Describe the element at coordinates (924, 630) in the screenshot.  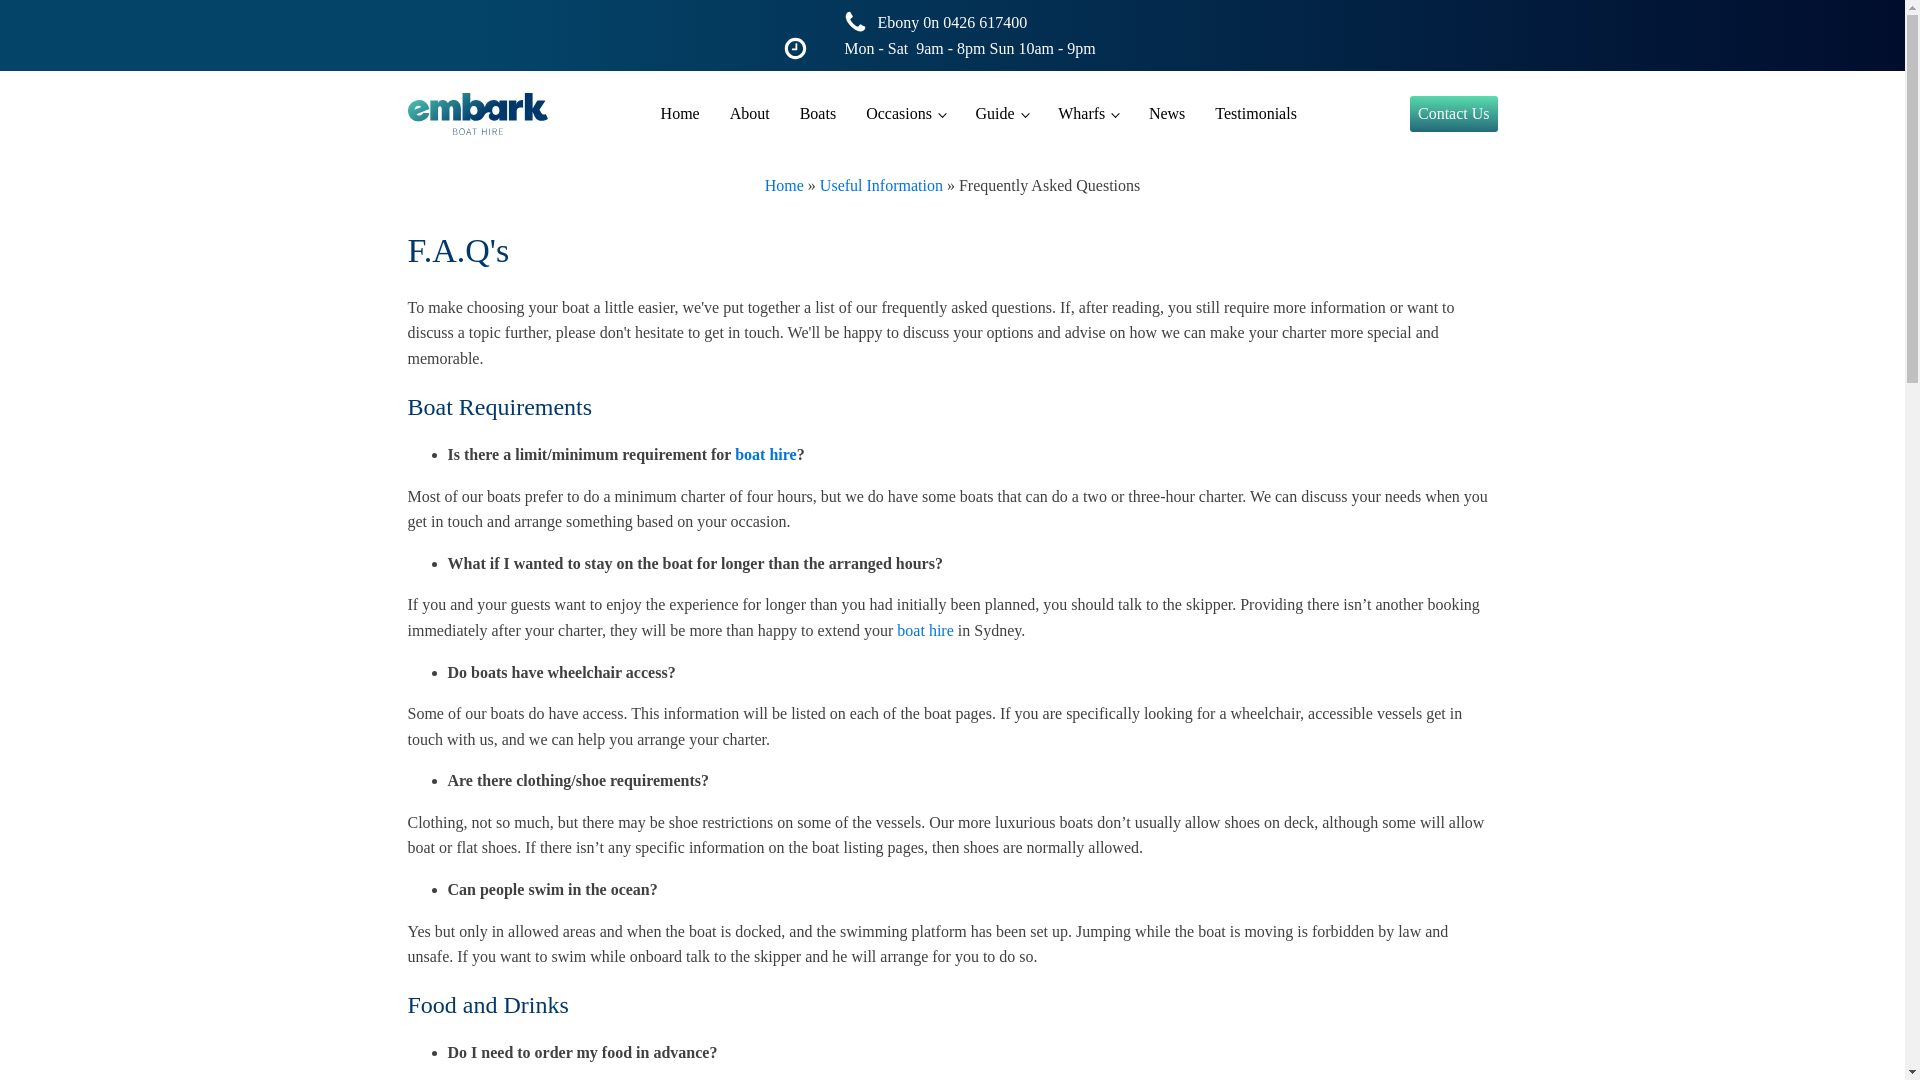
I see `'boat hire'` at that location.